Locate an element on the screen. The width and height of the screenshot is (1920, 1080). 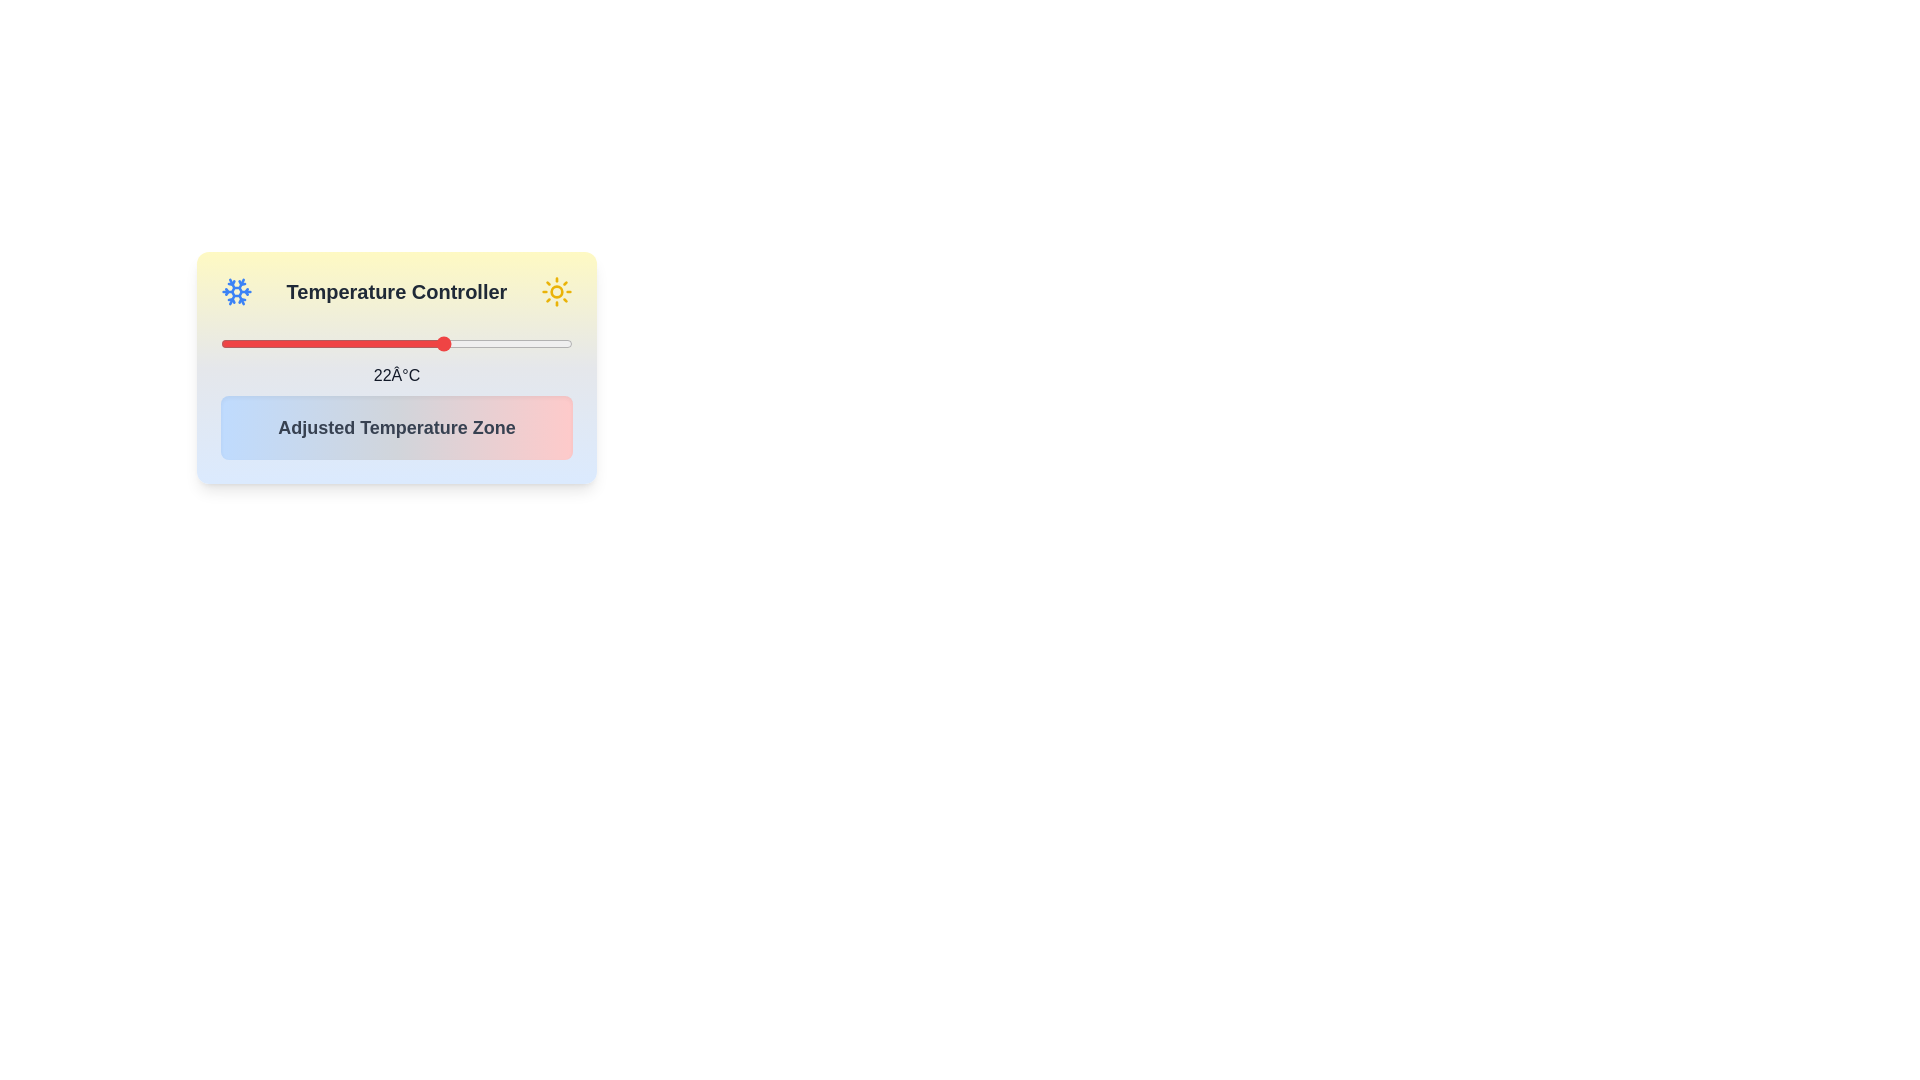
the small triangular decorative graphic that is part of the snowflake icon in the top-left corner of the Temperature Controller interface is located at coordinates (240, 285).